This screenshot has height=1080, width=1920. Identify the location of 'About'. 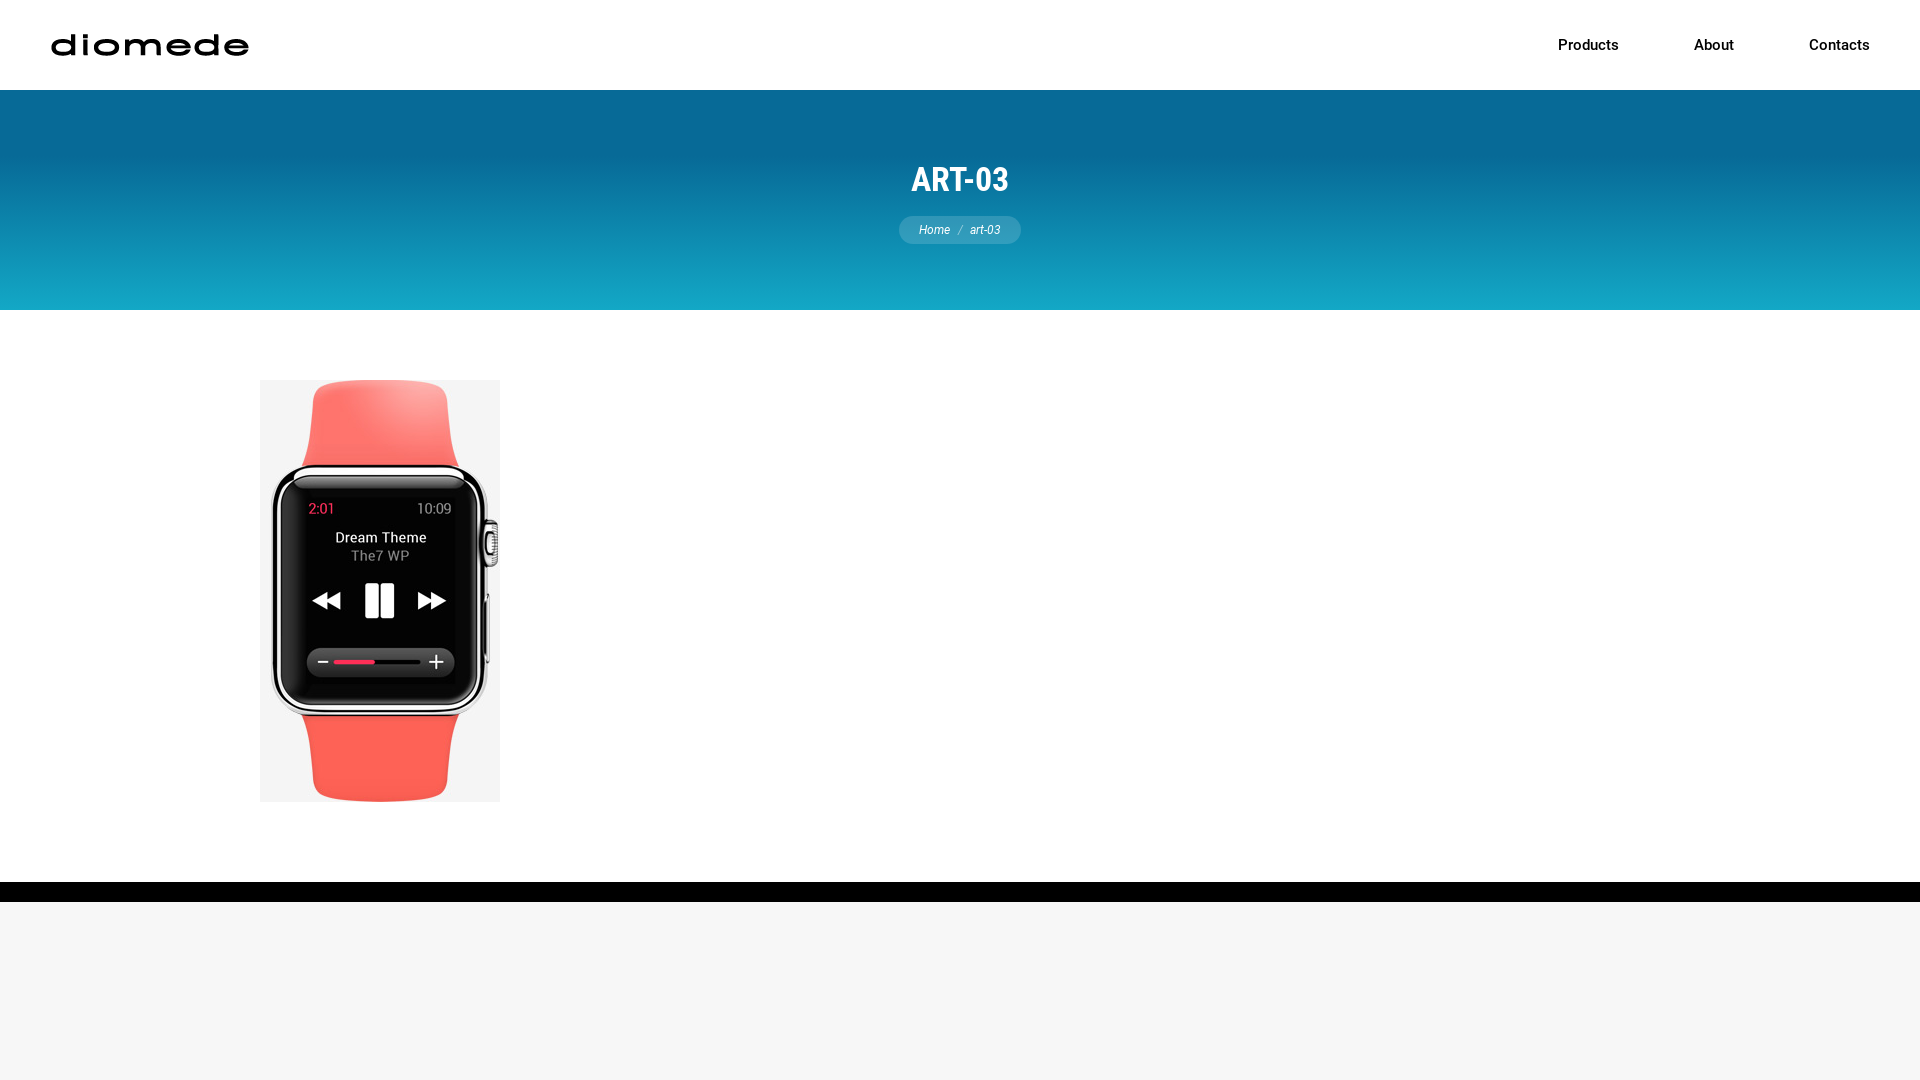
(1712, 45).